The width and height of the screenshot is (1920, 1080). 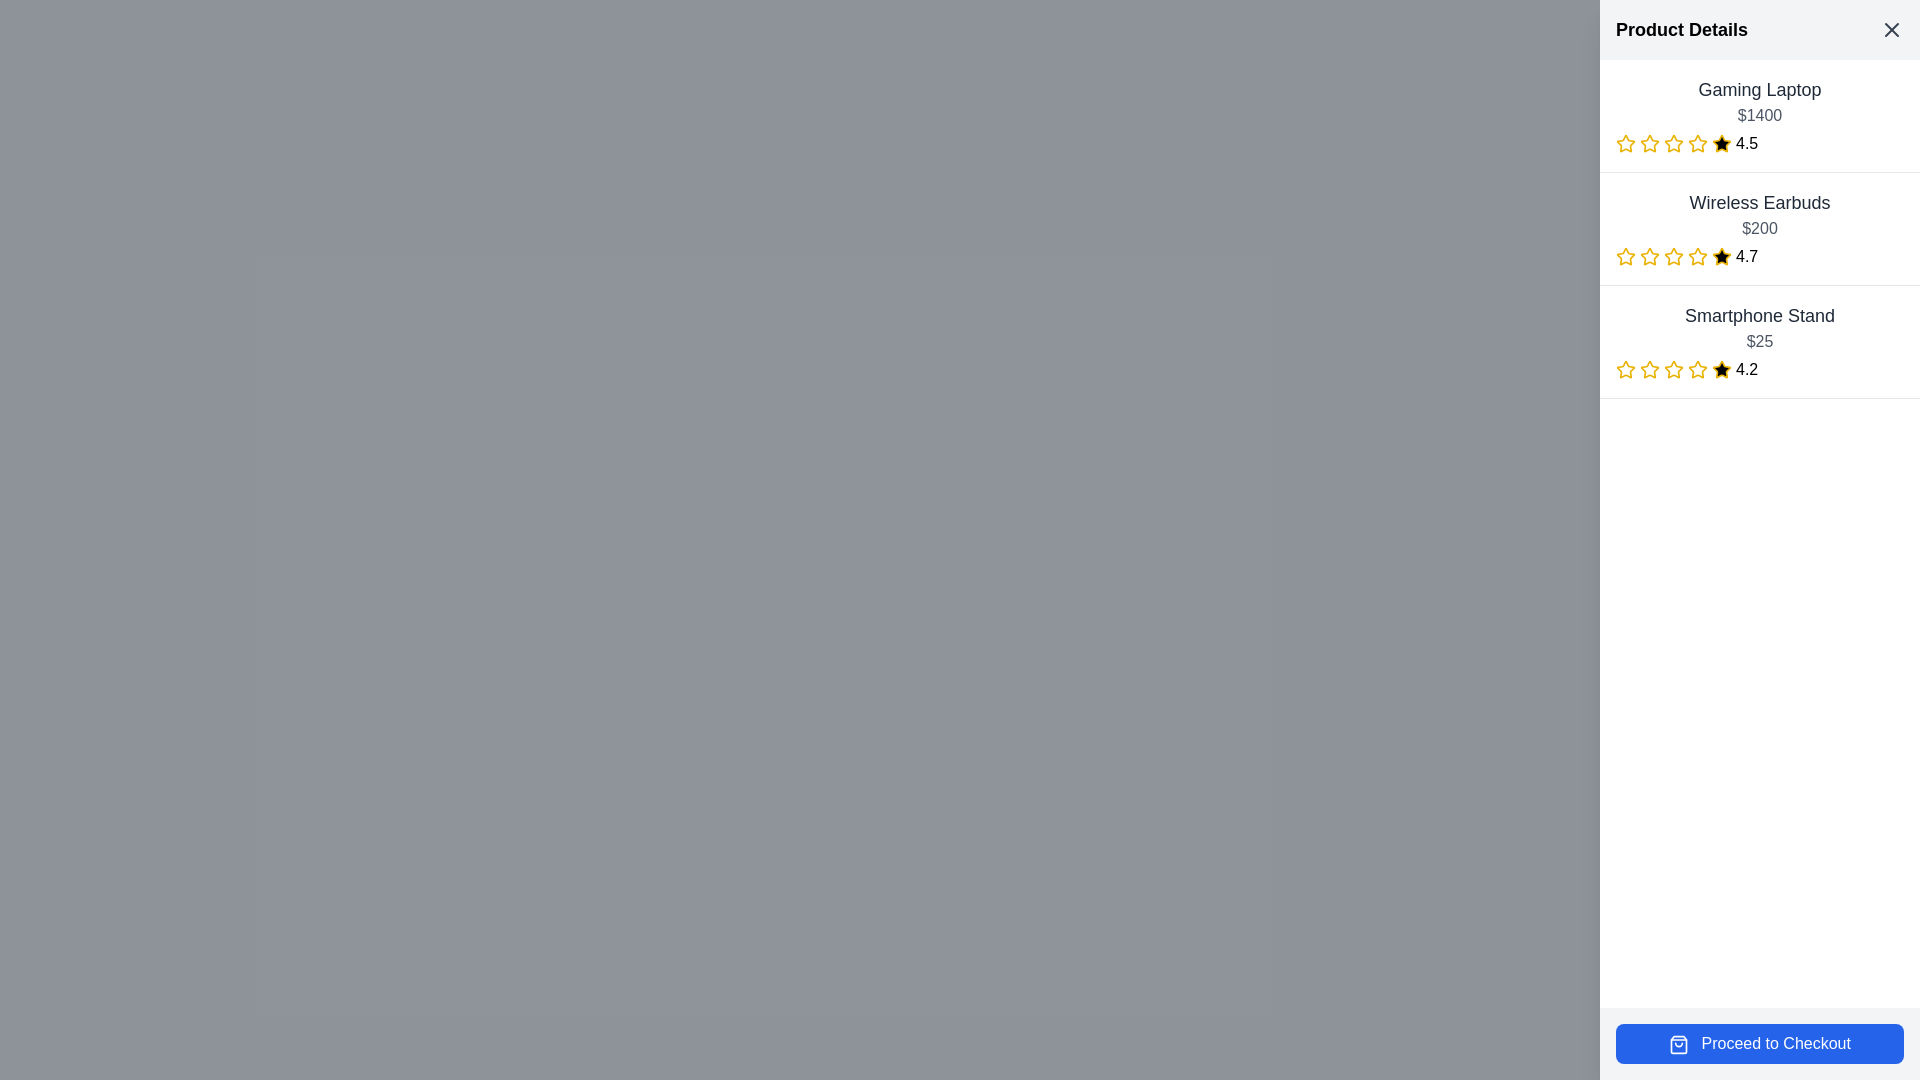 What do you see at coordinates (1650, 370) in the screenshot?
I see `the third star icon in the rating system located in the 'Product Details' section next to the '4.2' rating` at bounding box center [1650, 370].